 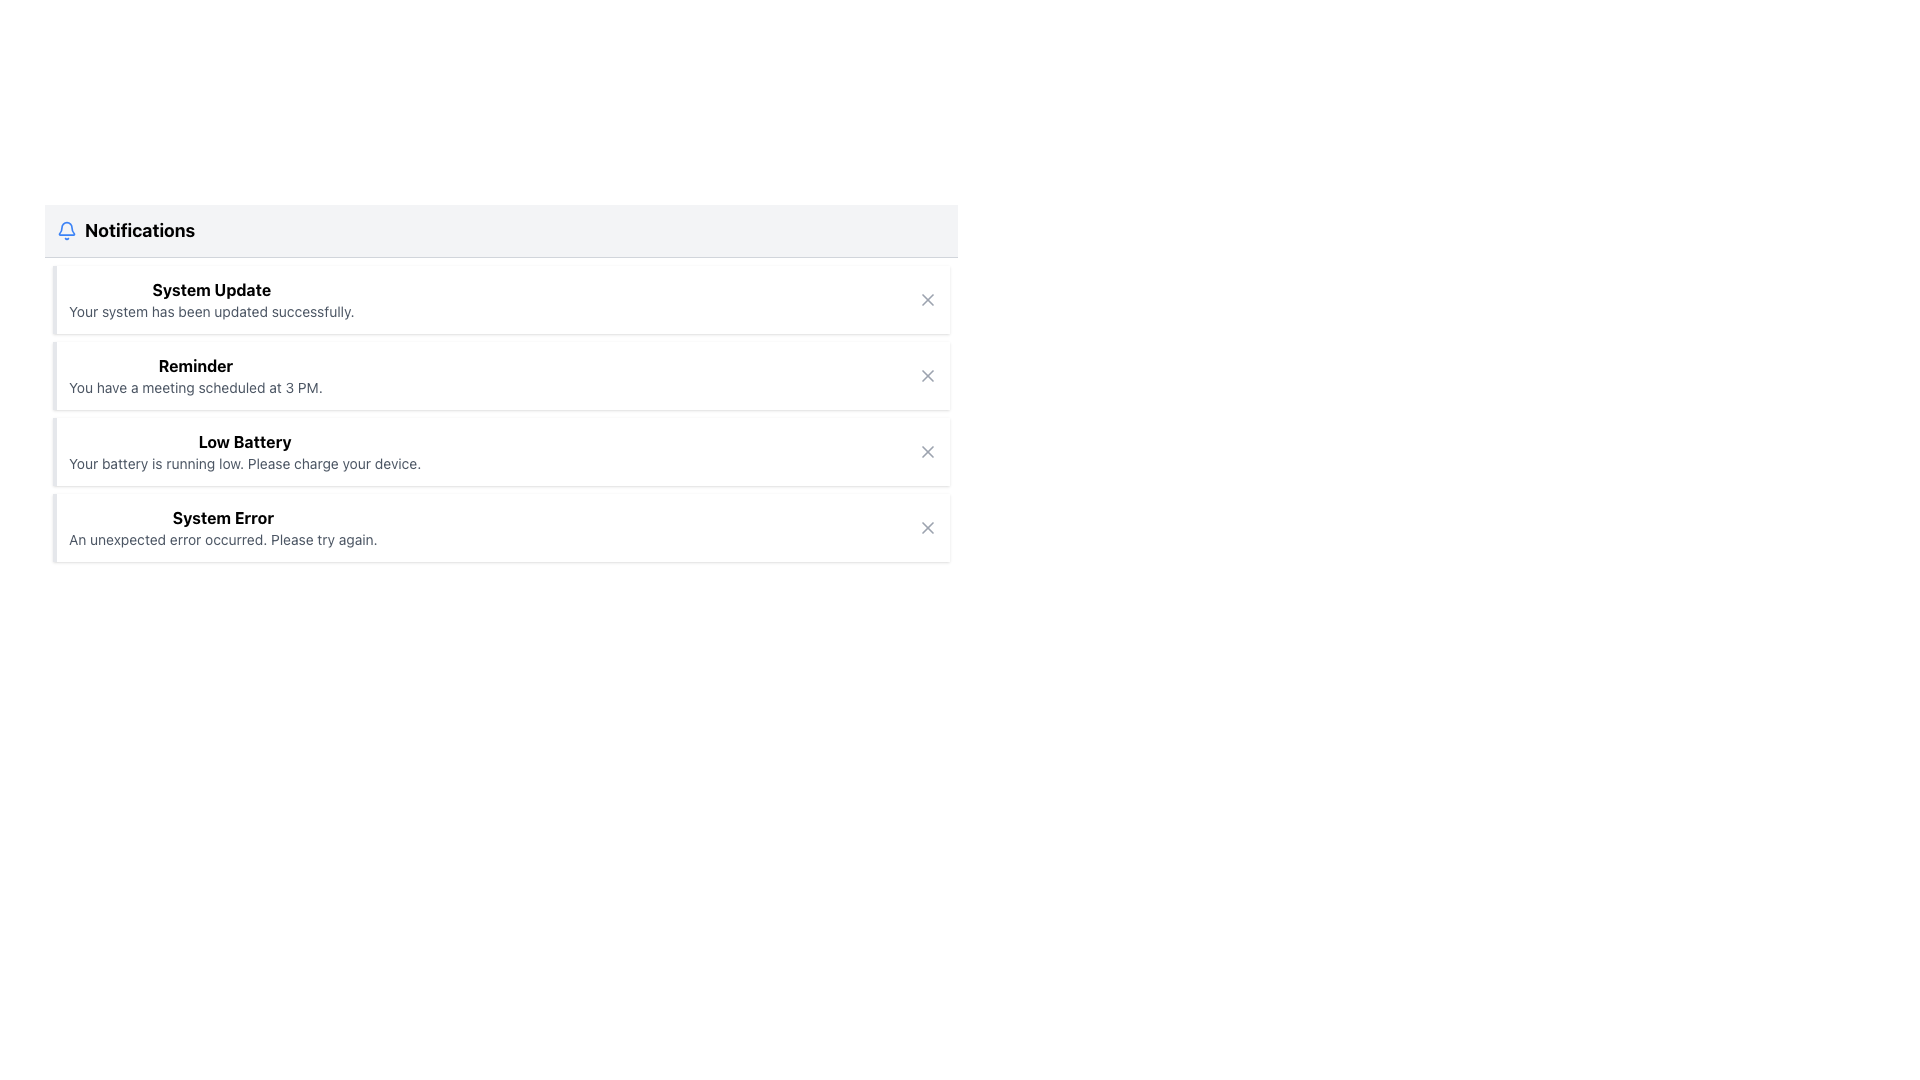 What do you see at coordinates (223, 540) in the screenshot?
I see `the static text element that communicates an error message within the 'System Error' notification, located at the lower-middle part of the notification list` at bounding box center [223, 540].